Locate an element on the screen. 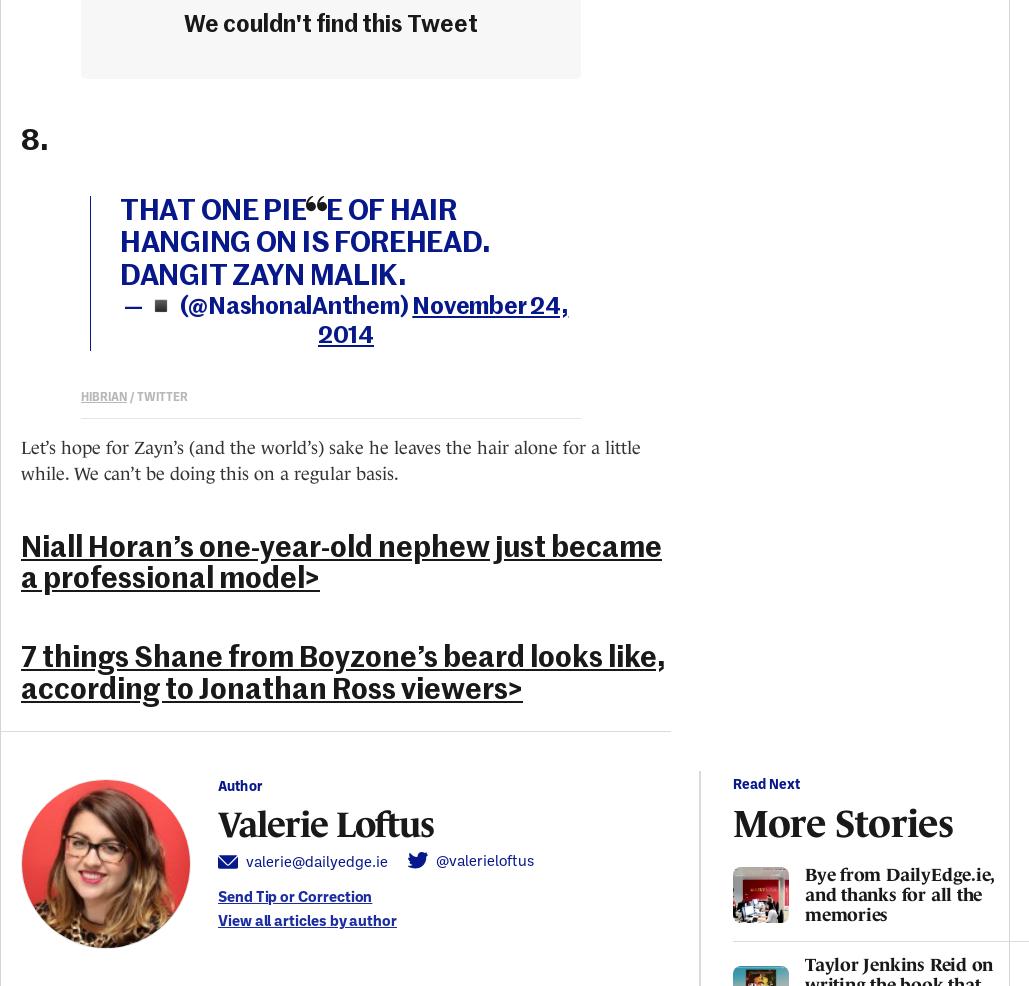  'View all articles' is located at coordinates (270, 919).